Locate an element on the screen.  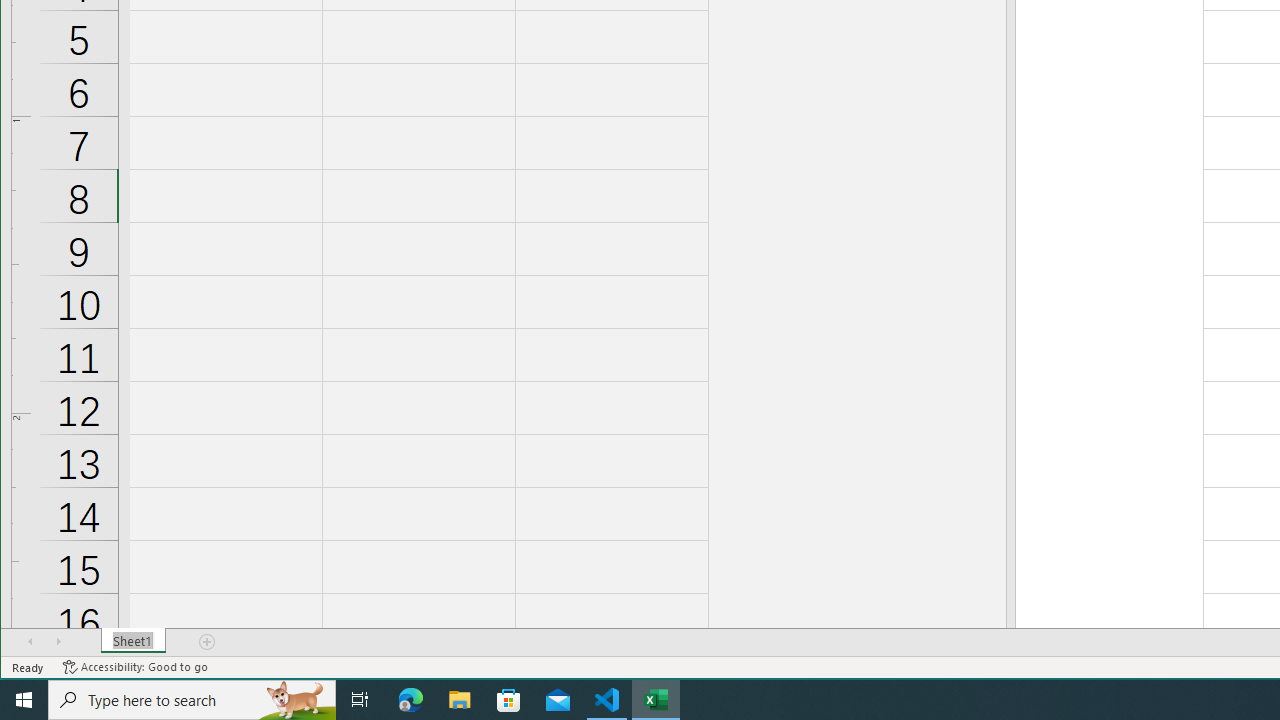
'Microsoft Store' is located at coordinates (509, 698).